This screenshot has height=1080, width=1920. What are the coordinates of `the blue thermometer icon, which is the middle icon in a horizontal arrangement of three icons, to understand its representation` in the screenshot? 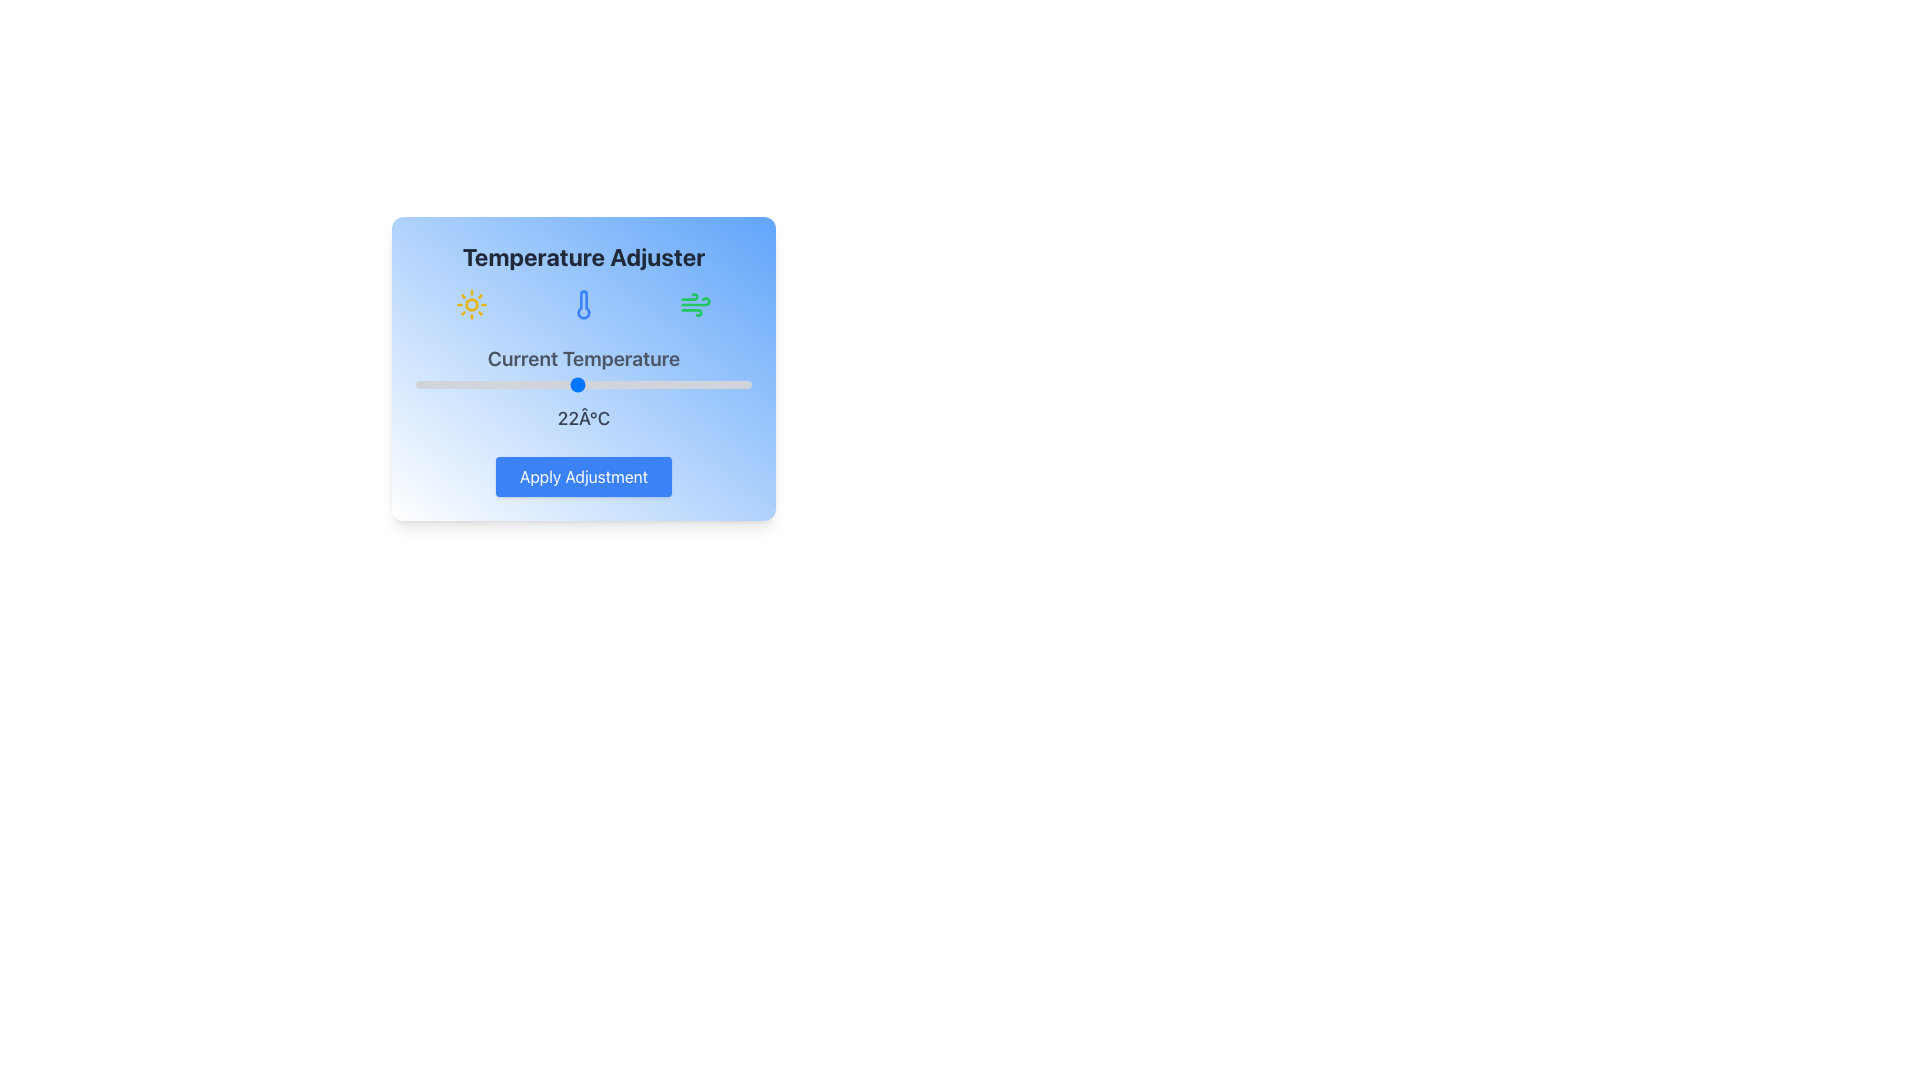 It's located at (583, 304).